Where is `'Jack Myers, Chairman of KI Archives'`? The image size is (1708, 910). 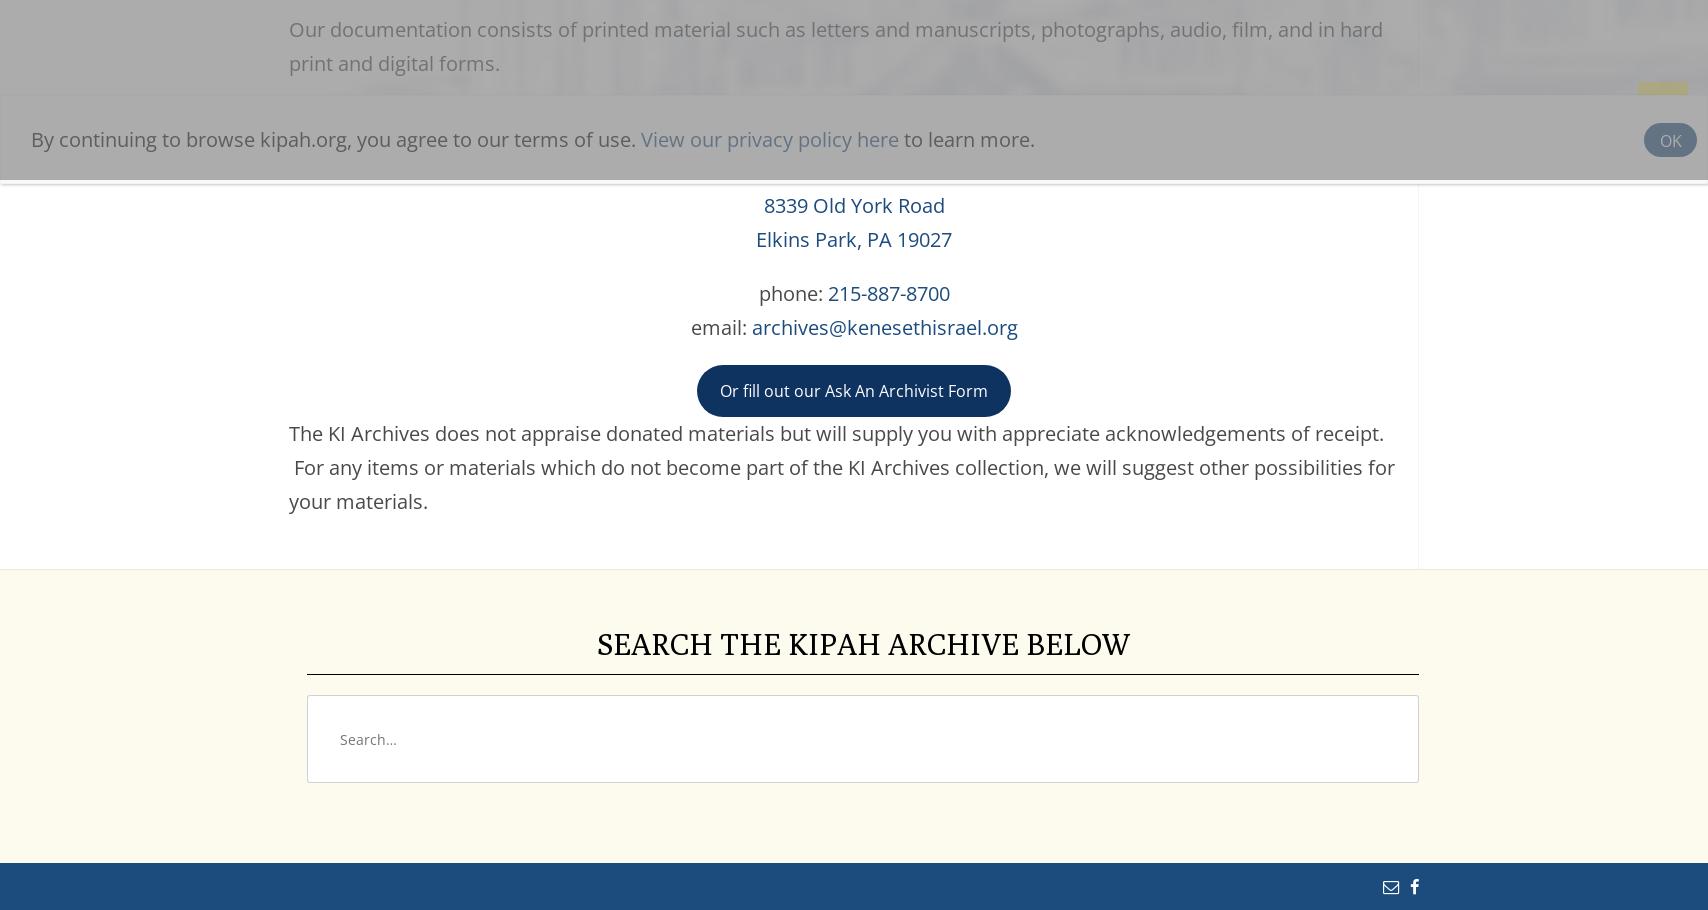 'Jack Myers, Chairman of KI Archives' is located at coordinates (853, 171).